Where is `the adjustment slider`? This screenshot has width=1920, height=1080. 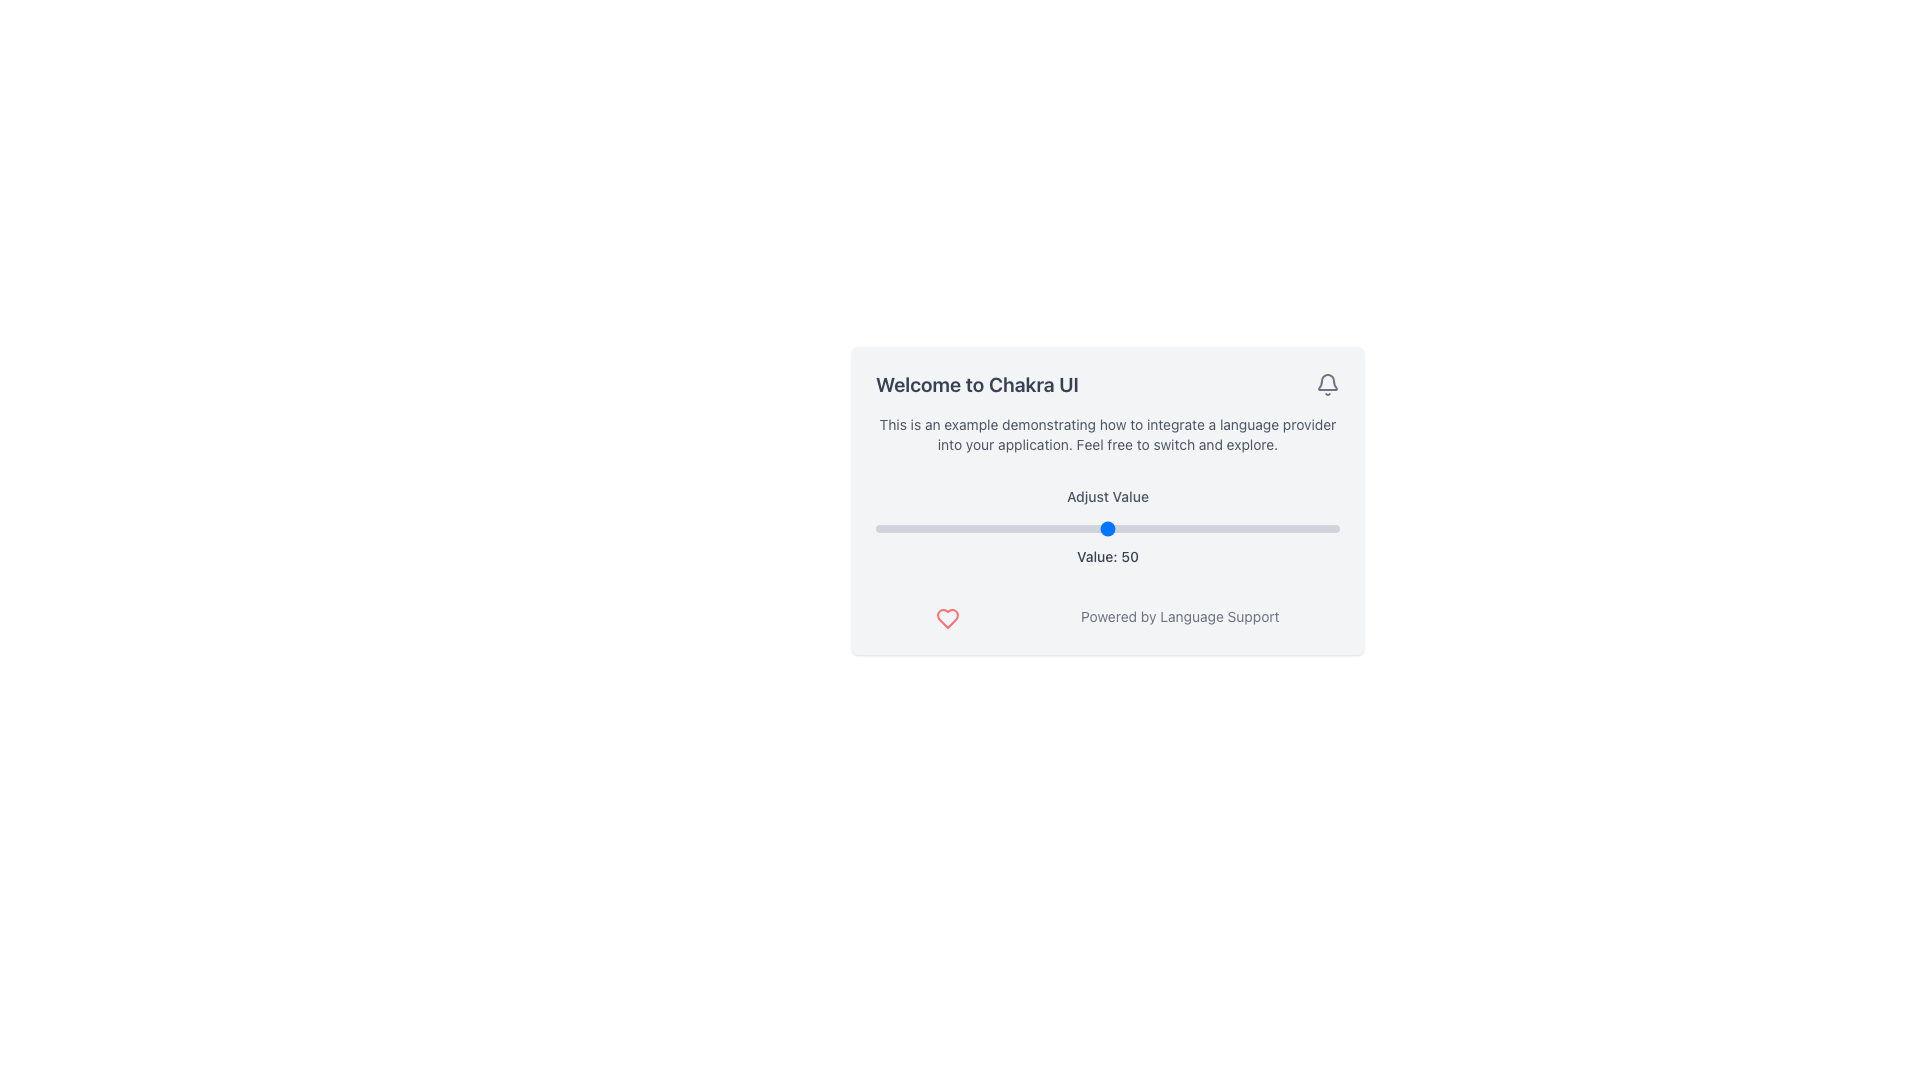
the adjustment slider is located at coordinates (1005, 527).